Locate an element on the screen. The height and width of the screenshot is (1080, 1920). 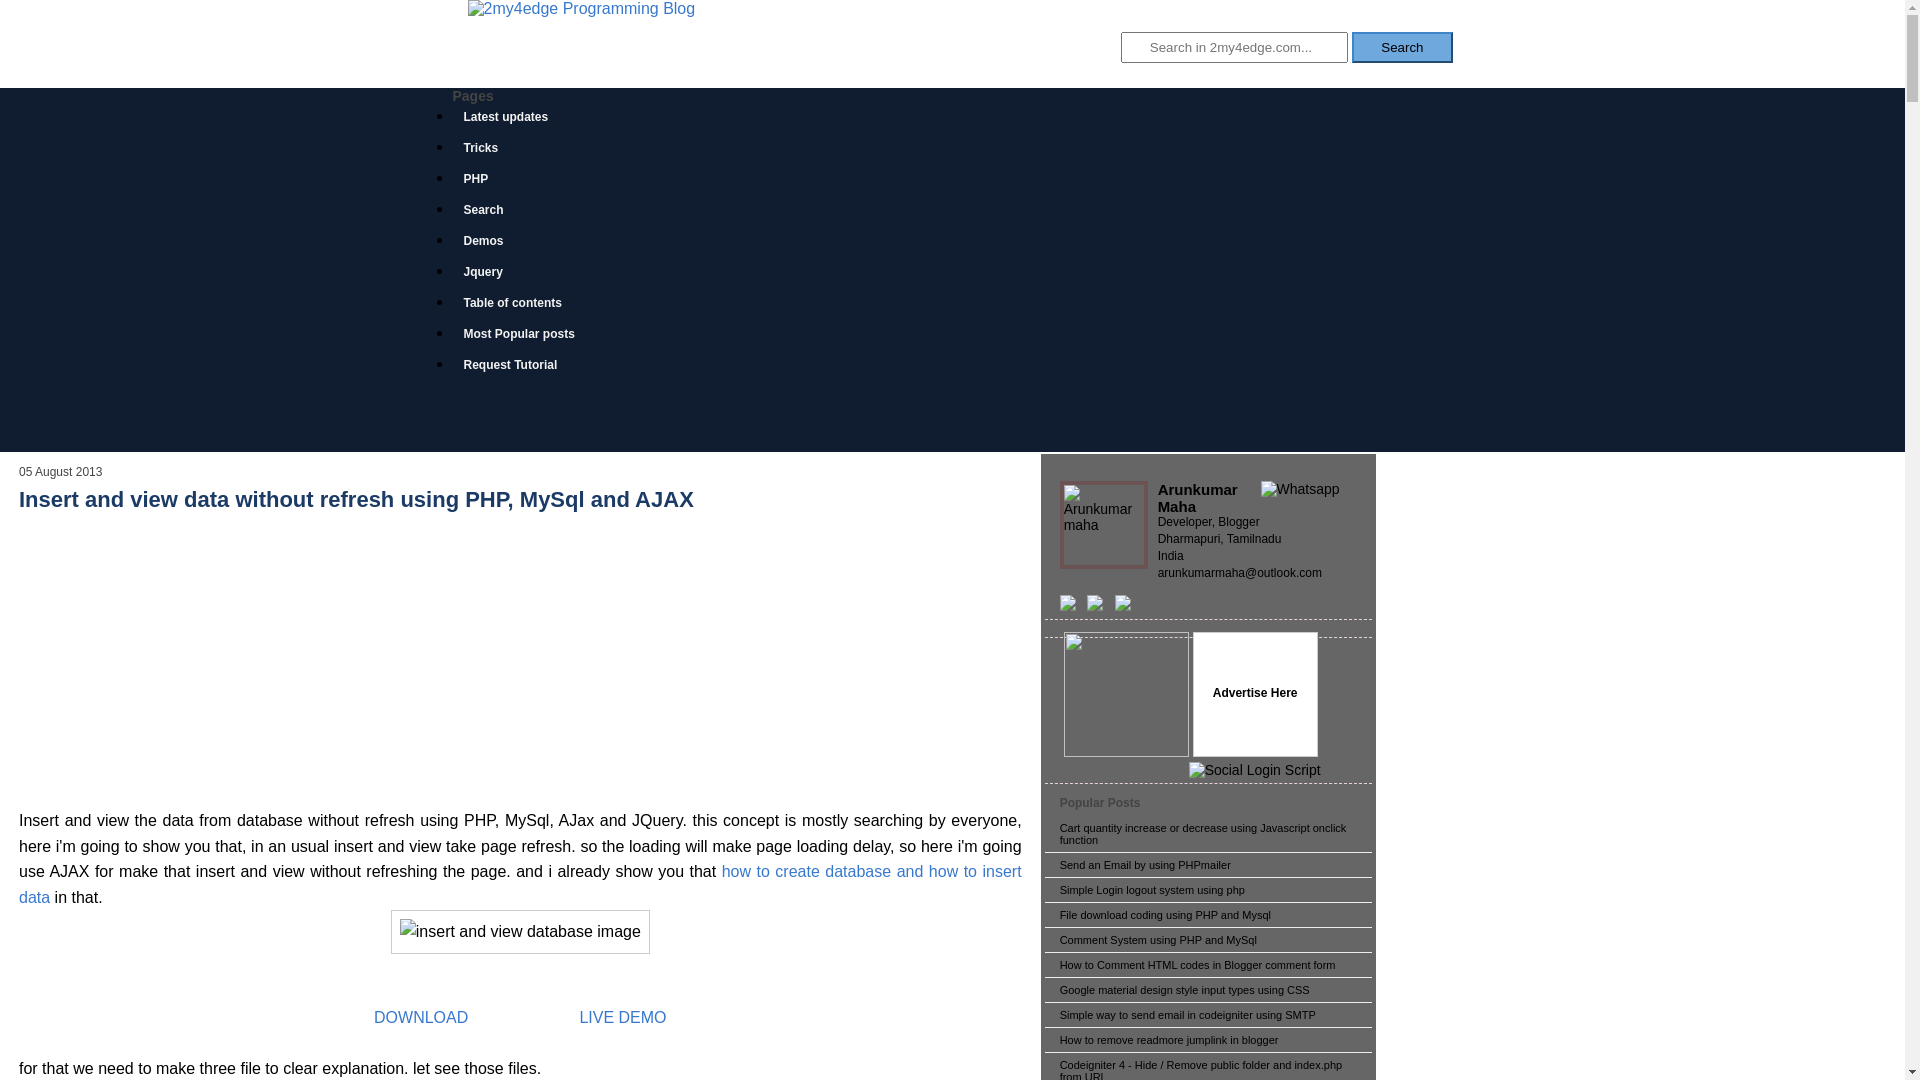
'File download coding using PHP and Mysql' is located at coordinates (1165, 914).